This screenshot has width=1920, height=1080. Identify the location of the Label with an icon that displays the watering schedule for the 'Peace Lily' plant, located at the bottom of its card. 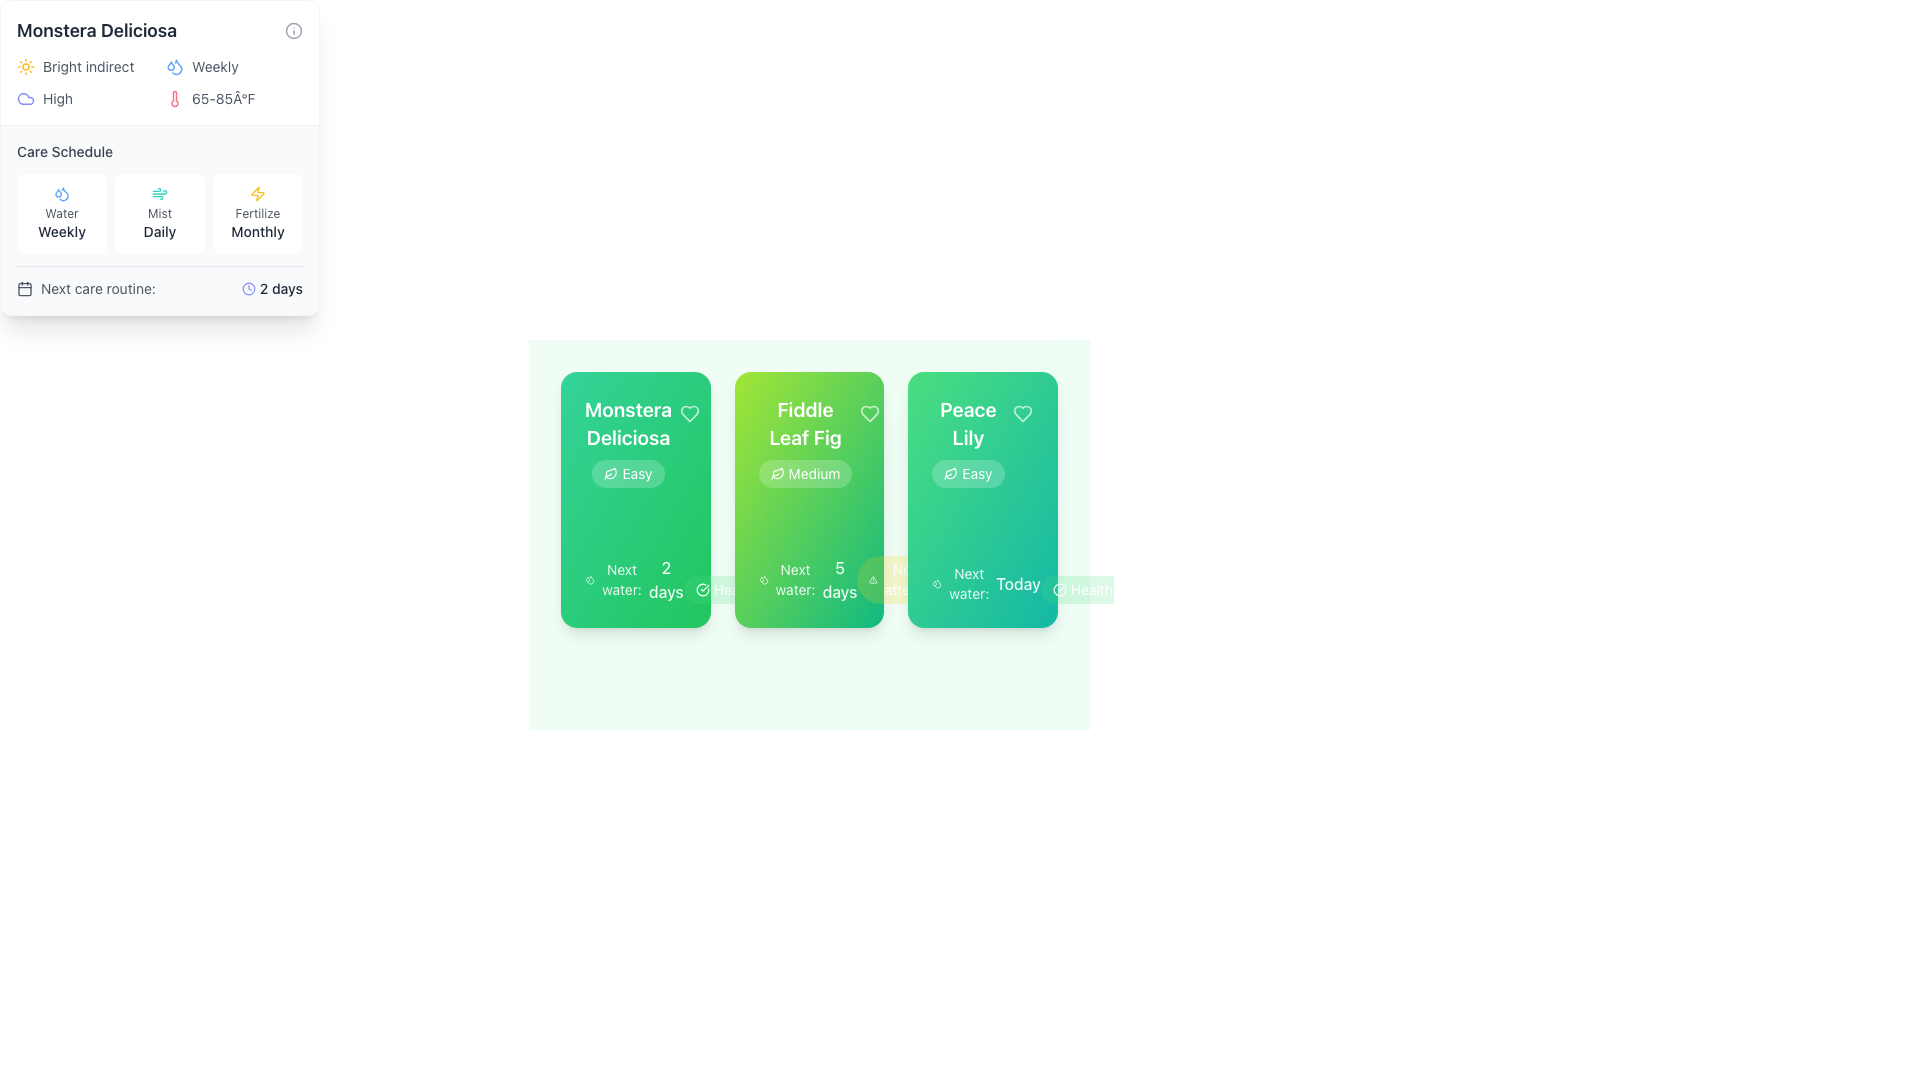
(986, 583).